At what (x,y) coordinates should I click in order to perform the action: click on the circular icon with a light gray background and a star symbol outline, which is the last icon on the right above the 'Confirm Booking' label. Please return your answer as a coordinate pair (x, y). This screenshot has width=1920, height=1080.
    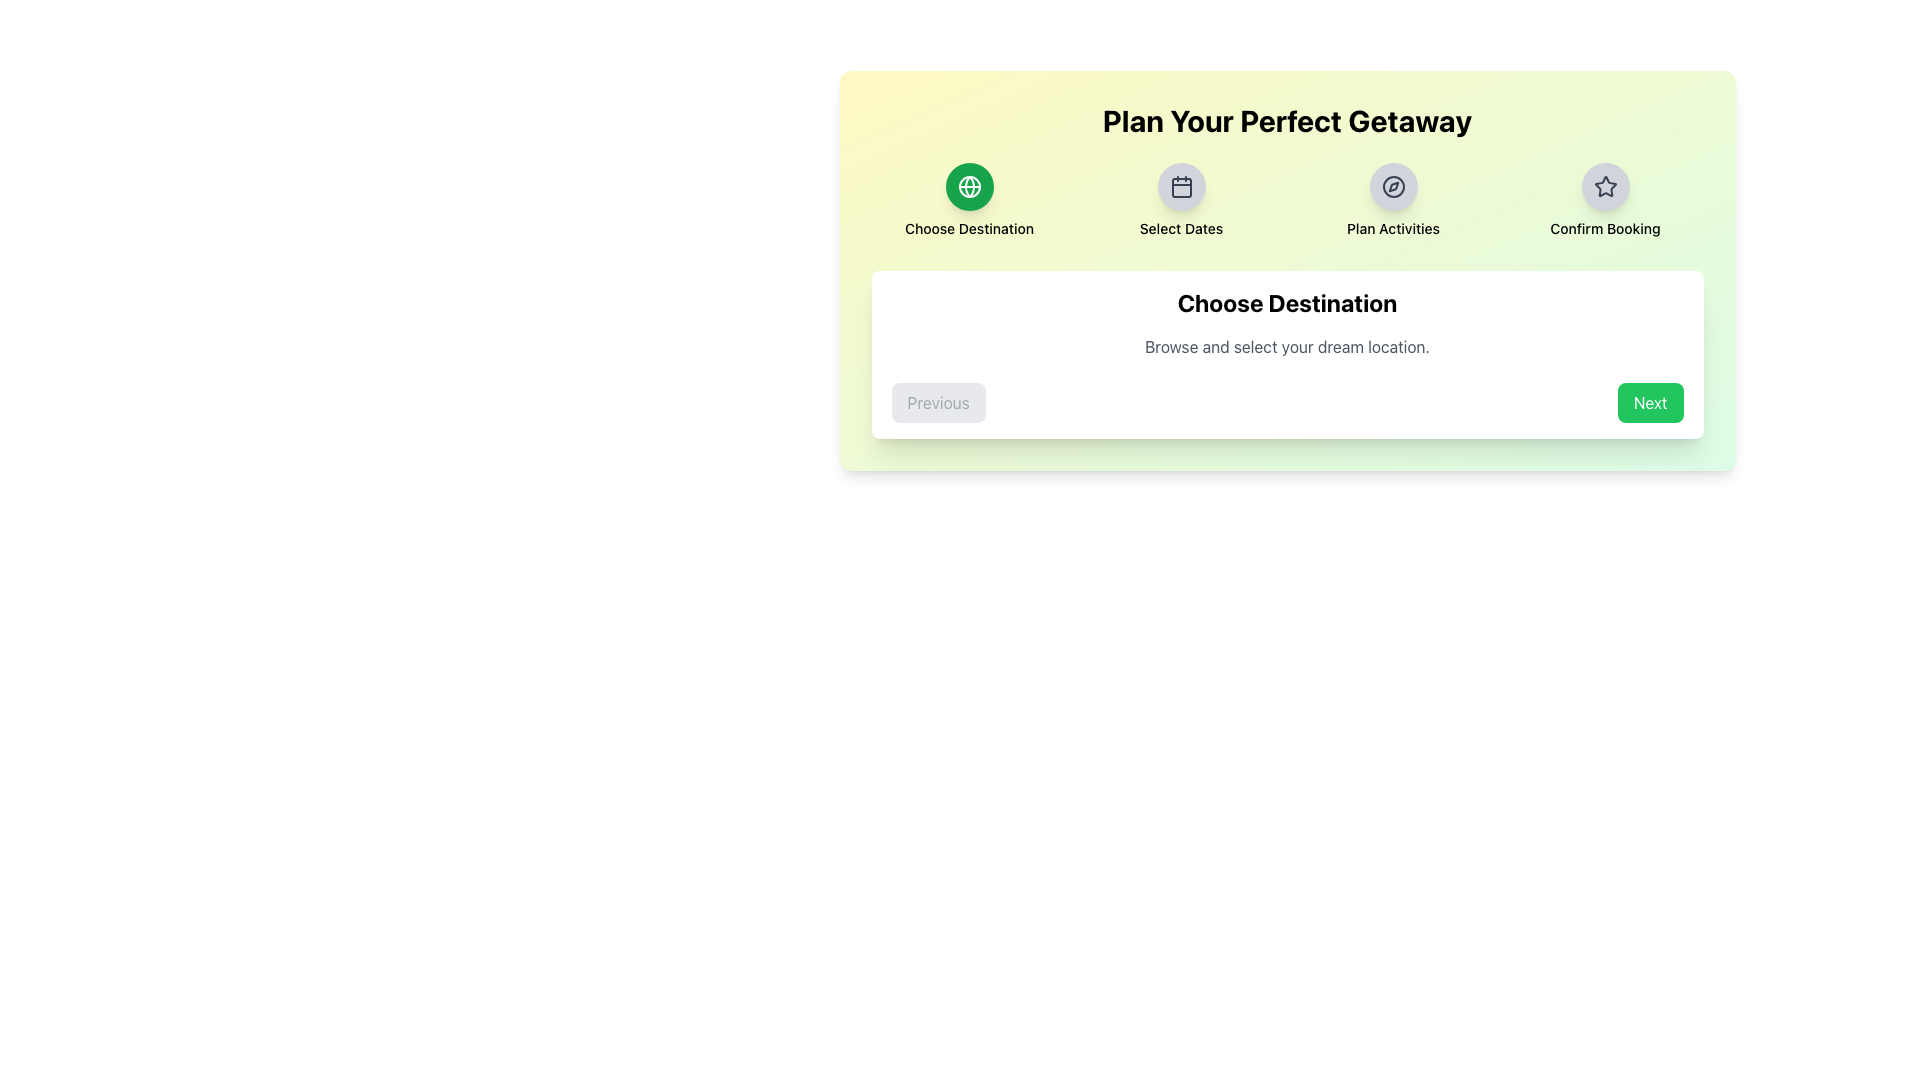
    Looking at the image, I should click on (1605, 186).